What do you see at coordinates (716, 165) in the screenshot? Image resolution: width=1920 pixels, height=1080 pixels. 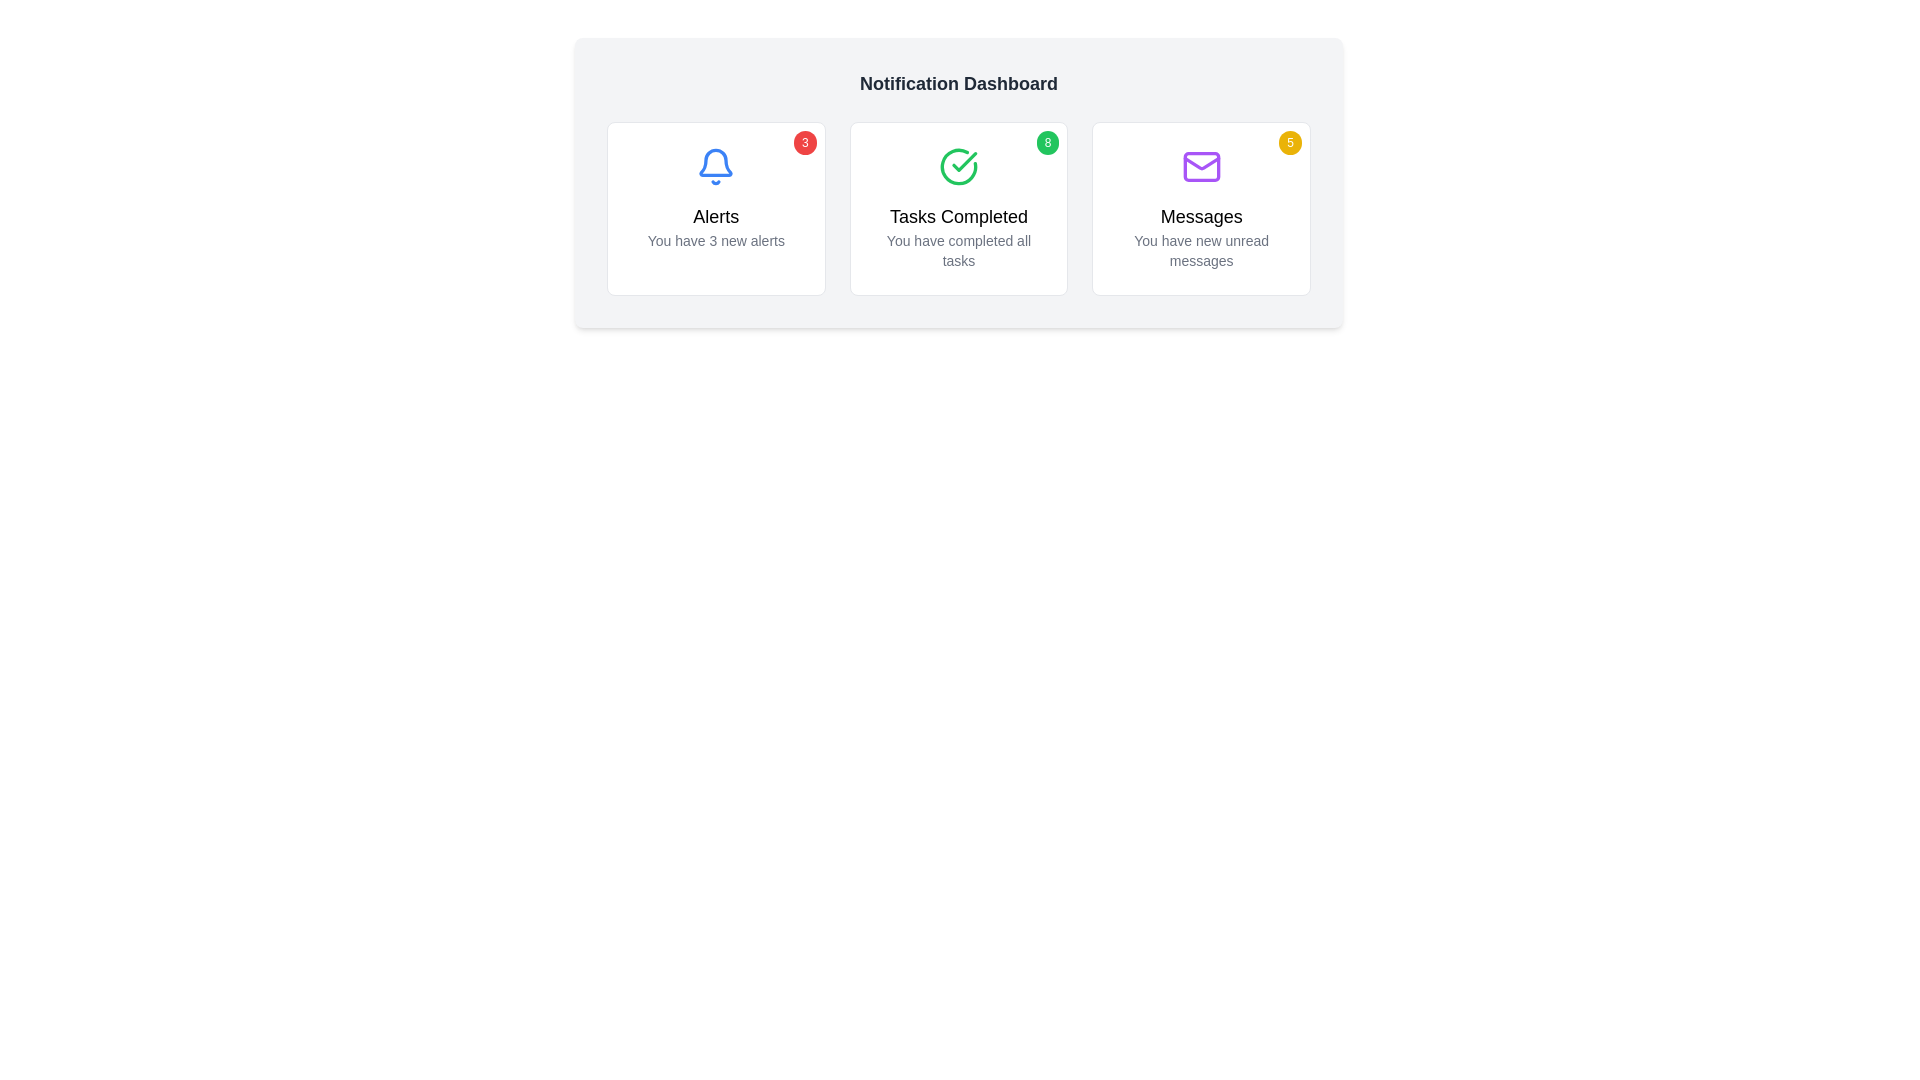 I see `the content of the blue bell icon located at the top center of the 'Alerts' card in the Notification Dashboard` at bounding box center [716, 165].